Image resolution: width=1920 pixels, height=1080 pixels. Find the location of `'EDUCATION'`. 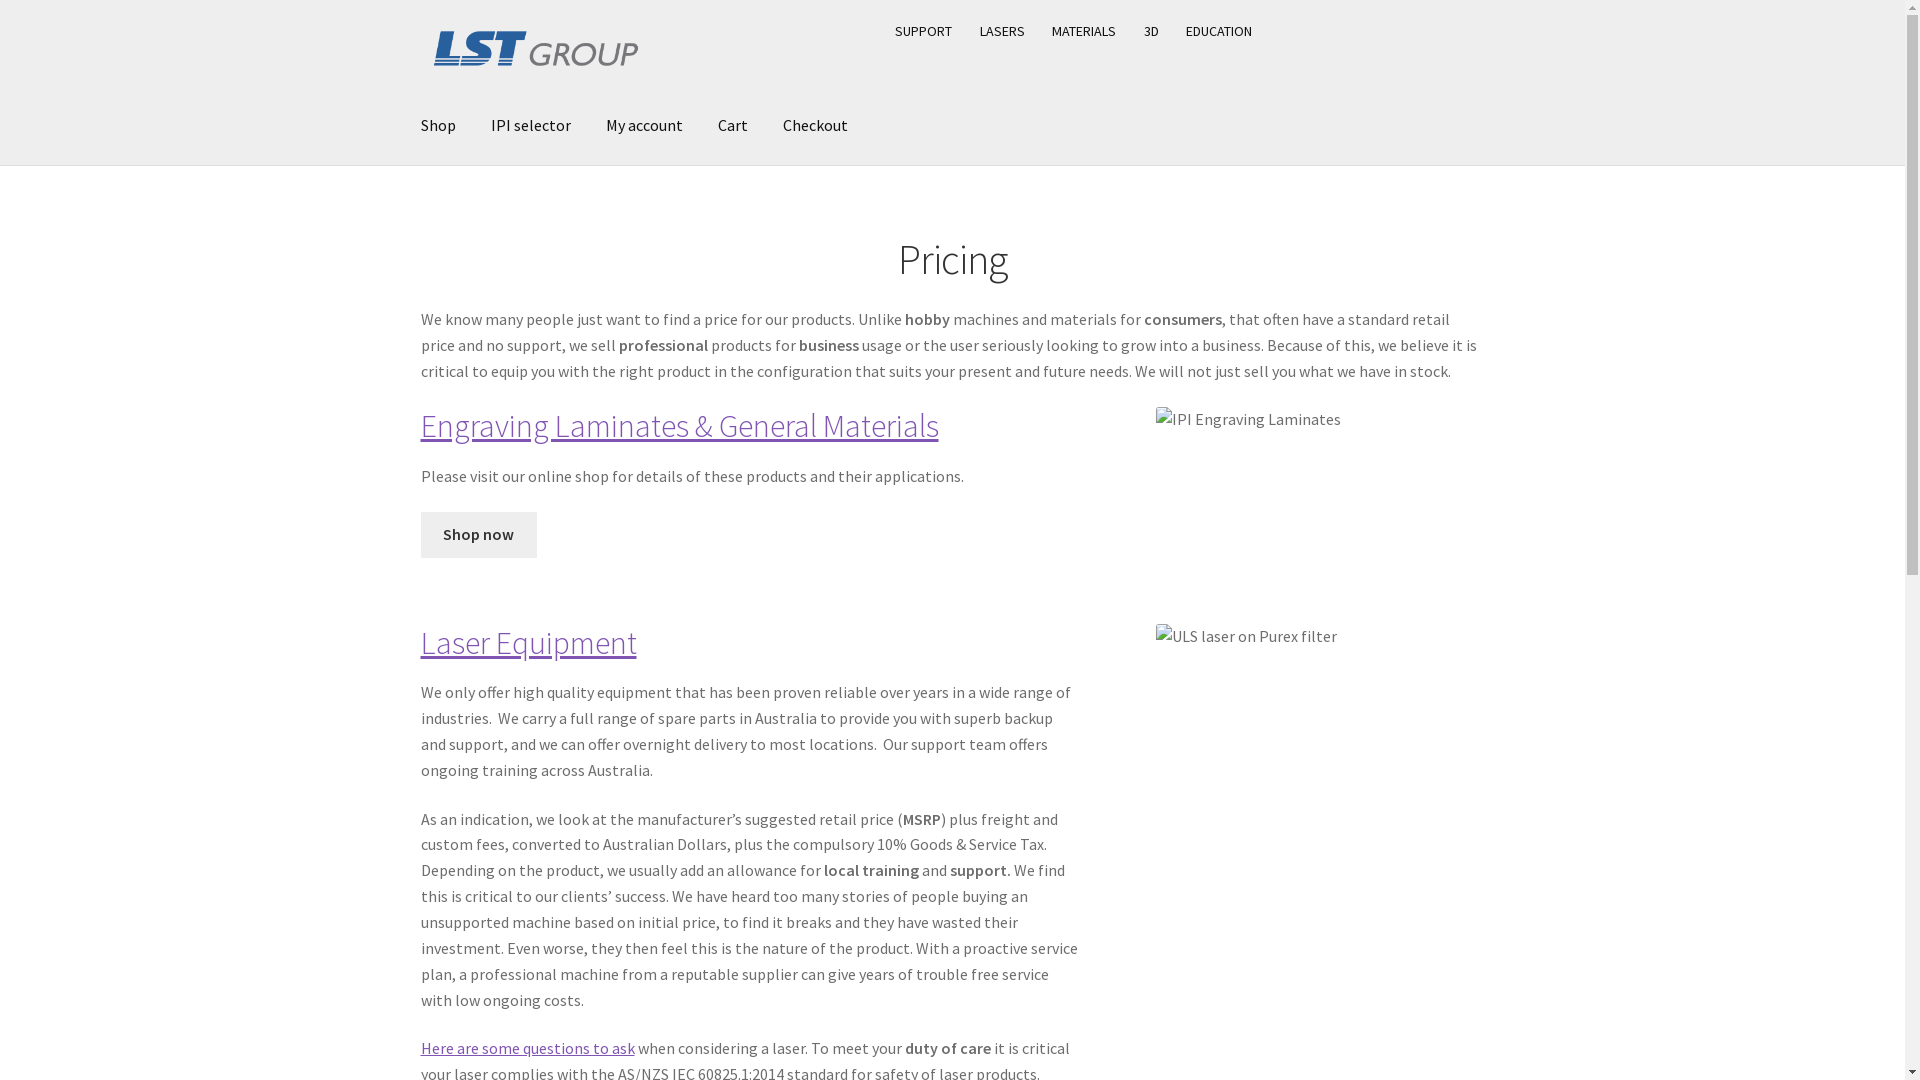

'EDUCATION' is located at coordinates (1218, 30).